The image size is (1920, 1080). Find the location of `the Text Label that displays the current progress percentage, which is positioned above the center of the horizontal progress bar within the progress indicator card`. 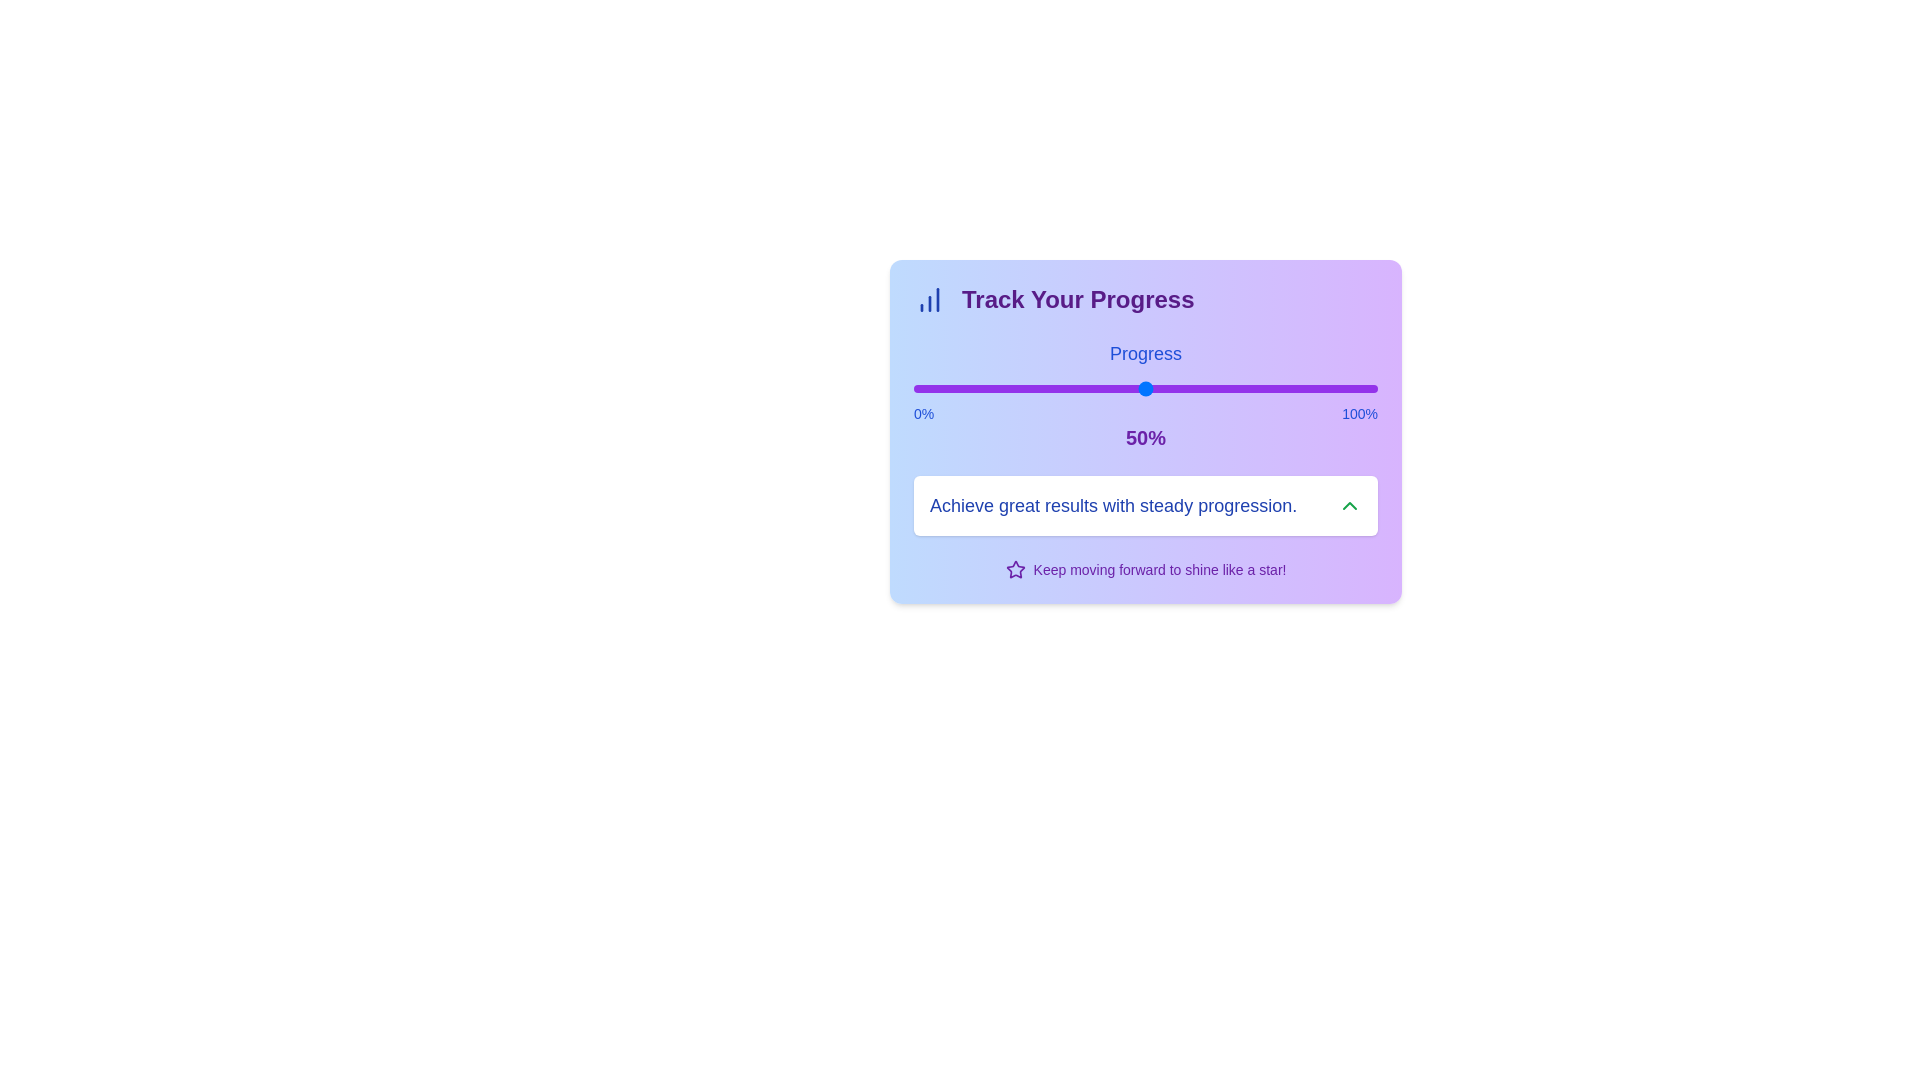

the Text Label that displays the current progress percentage, which is positioned above the center of the horizontal progress bar within the progress indicator card is located at coordinates (1146, 437).